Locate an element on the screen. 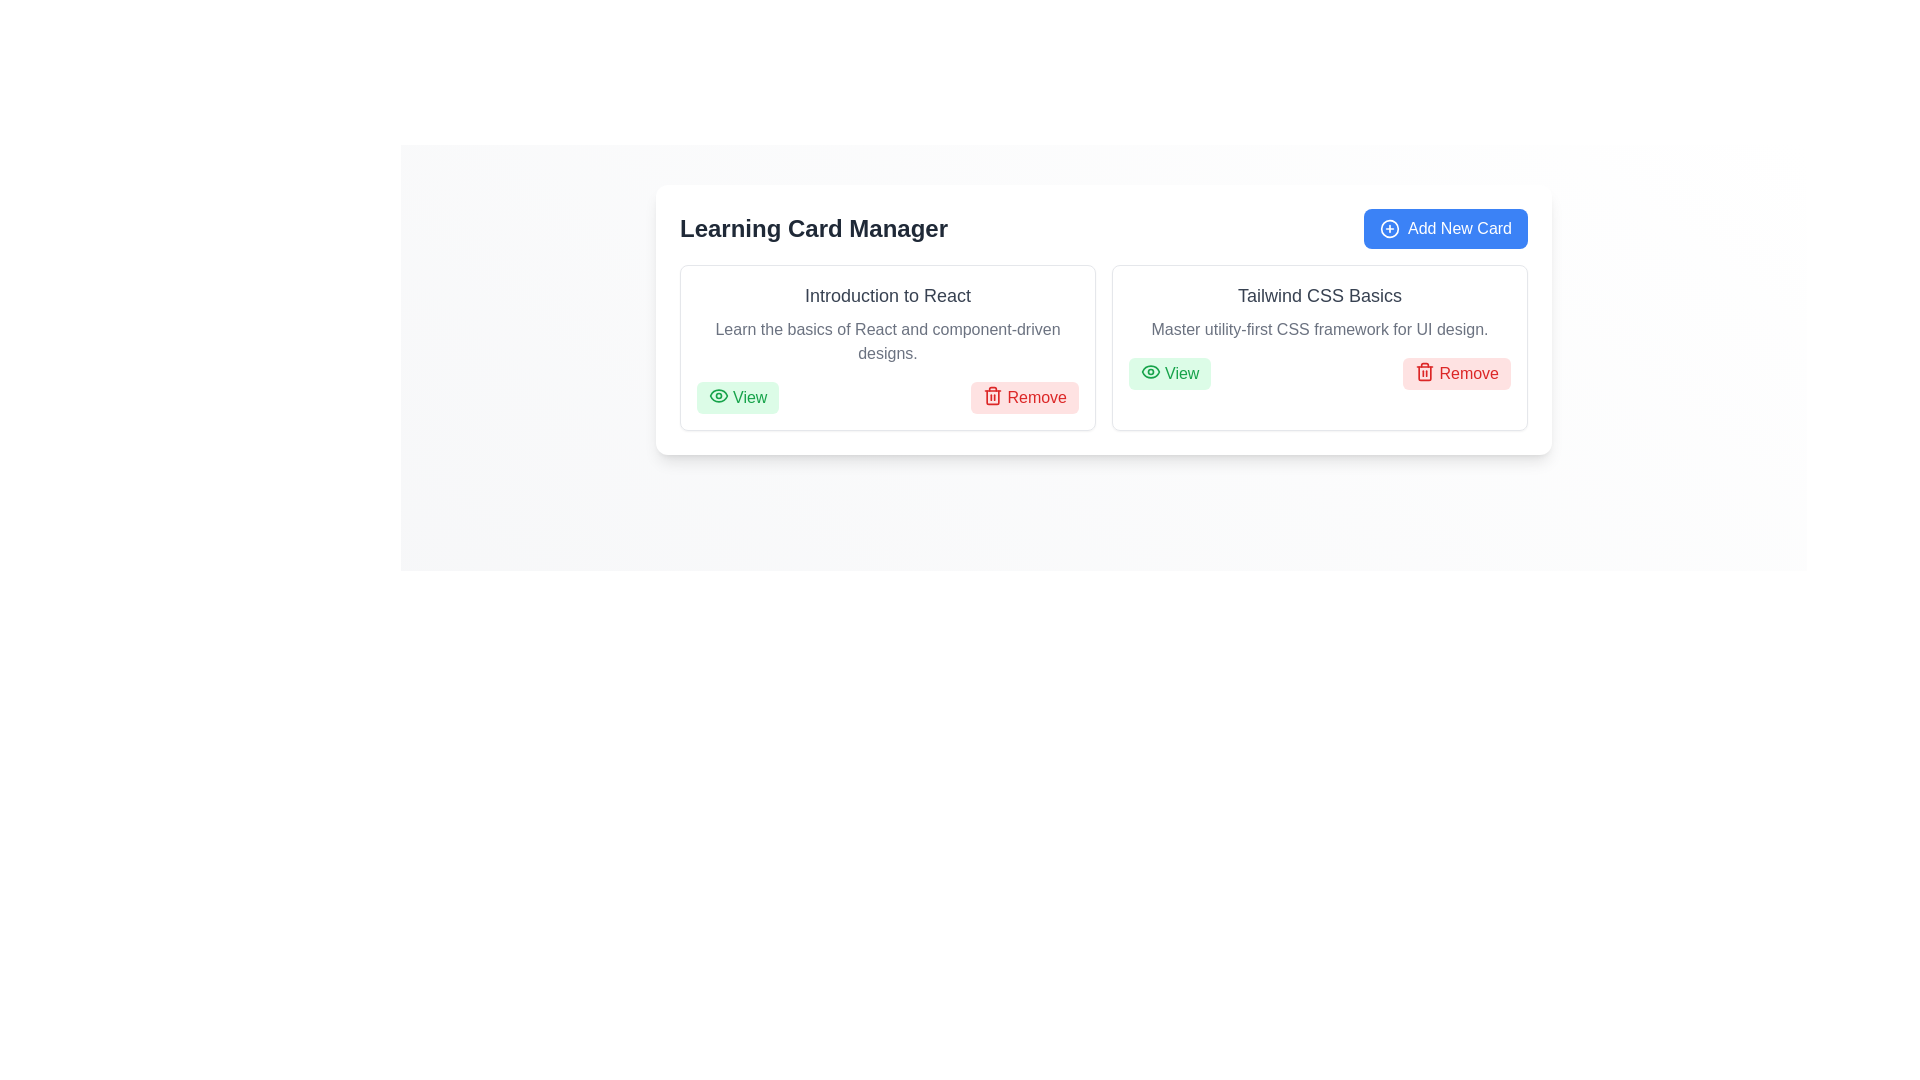 The width and height of the screenshot is (1920, 1080). the red 'Remove' button with a trash can icon, located in the second card titled 'Tailwind CSS Basics', to observe the hover effect is located at coordinates (1457, 374).